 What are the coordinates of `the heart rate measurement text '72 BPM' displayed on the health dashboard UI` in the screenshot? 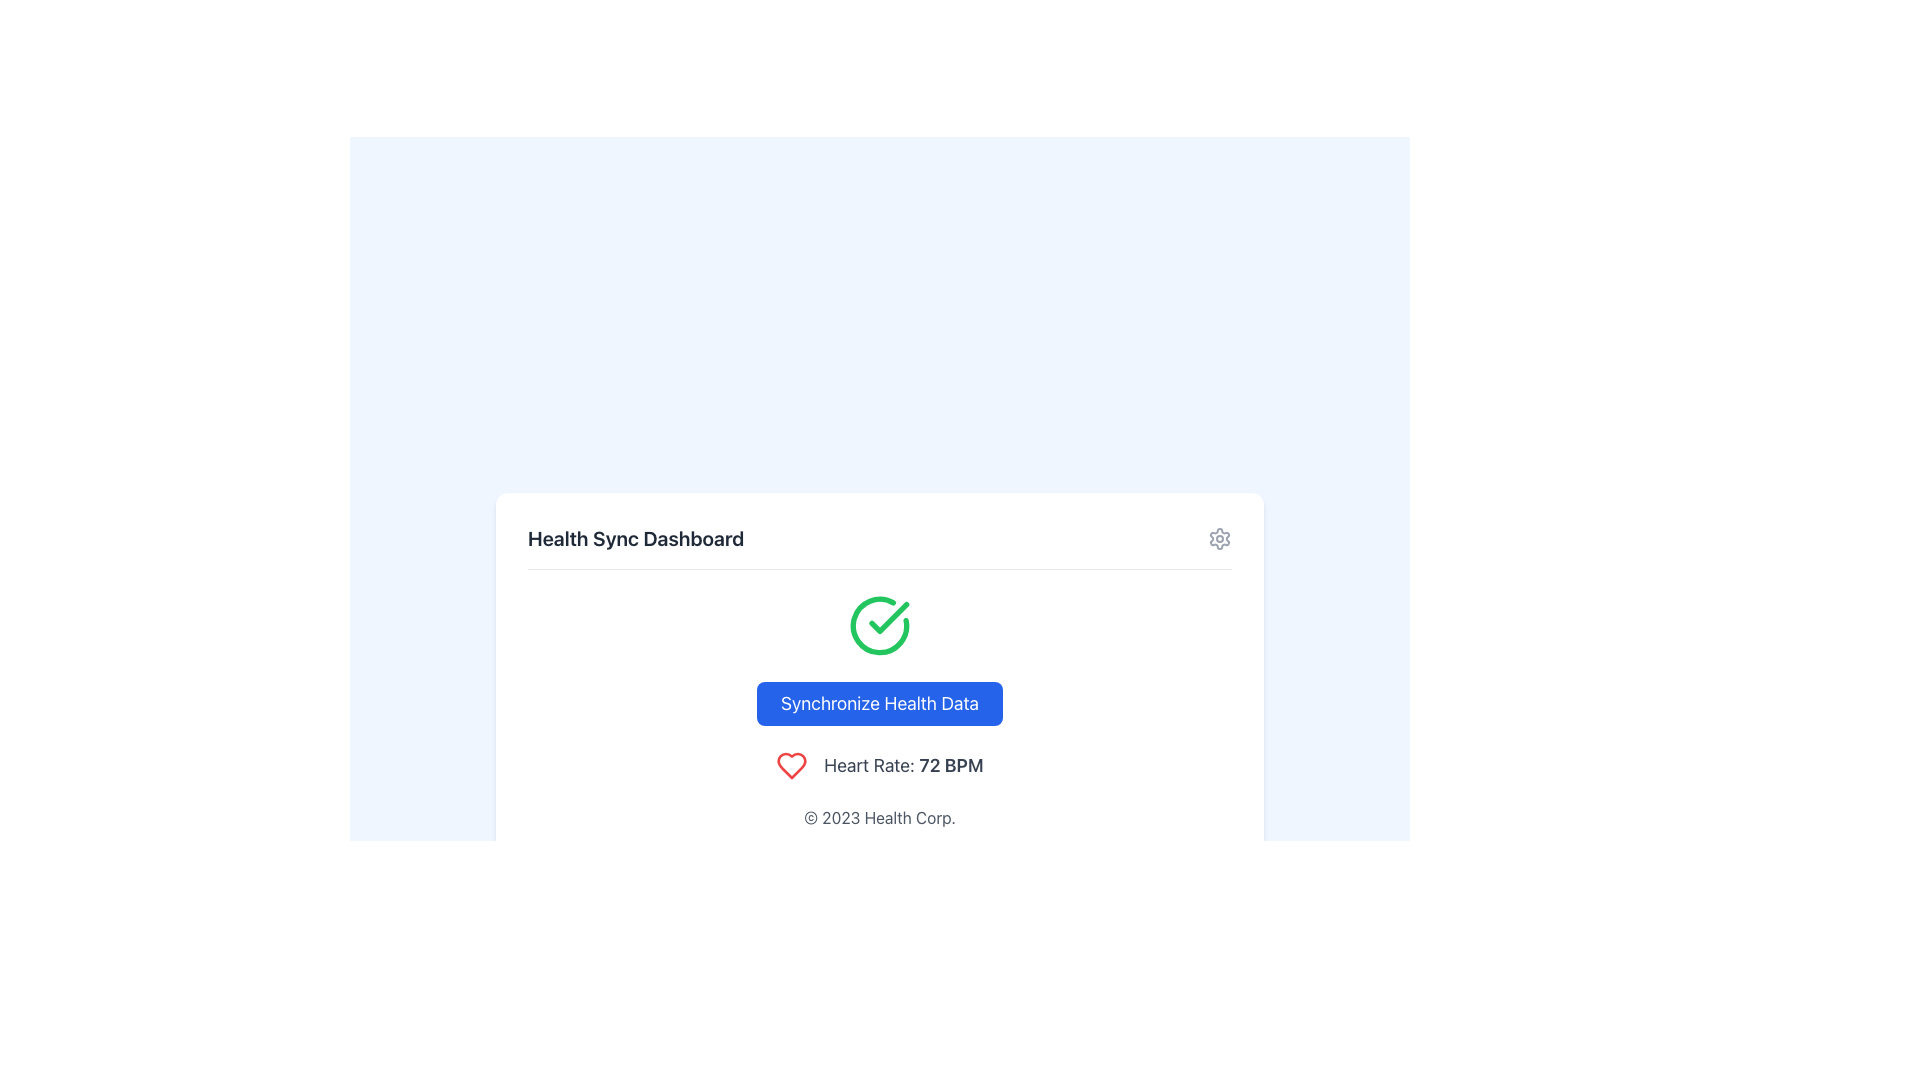 It's located at (950, 764).